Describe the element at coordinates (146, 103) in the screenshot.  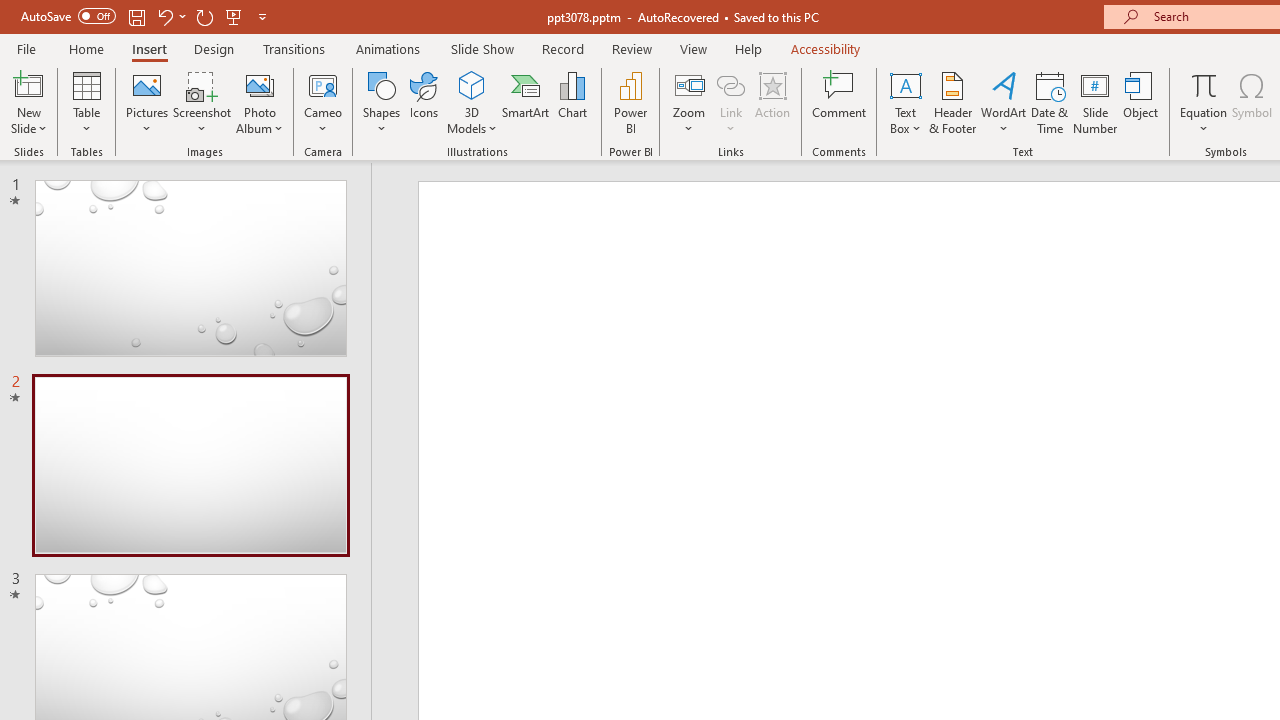
I see `'Pictures'` at that location.